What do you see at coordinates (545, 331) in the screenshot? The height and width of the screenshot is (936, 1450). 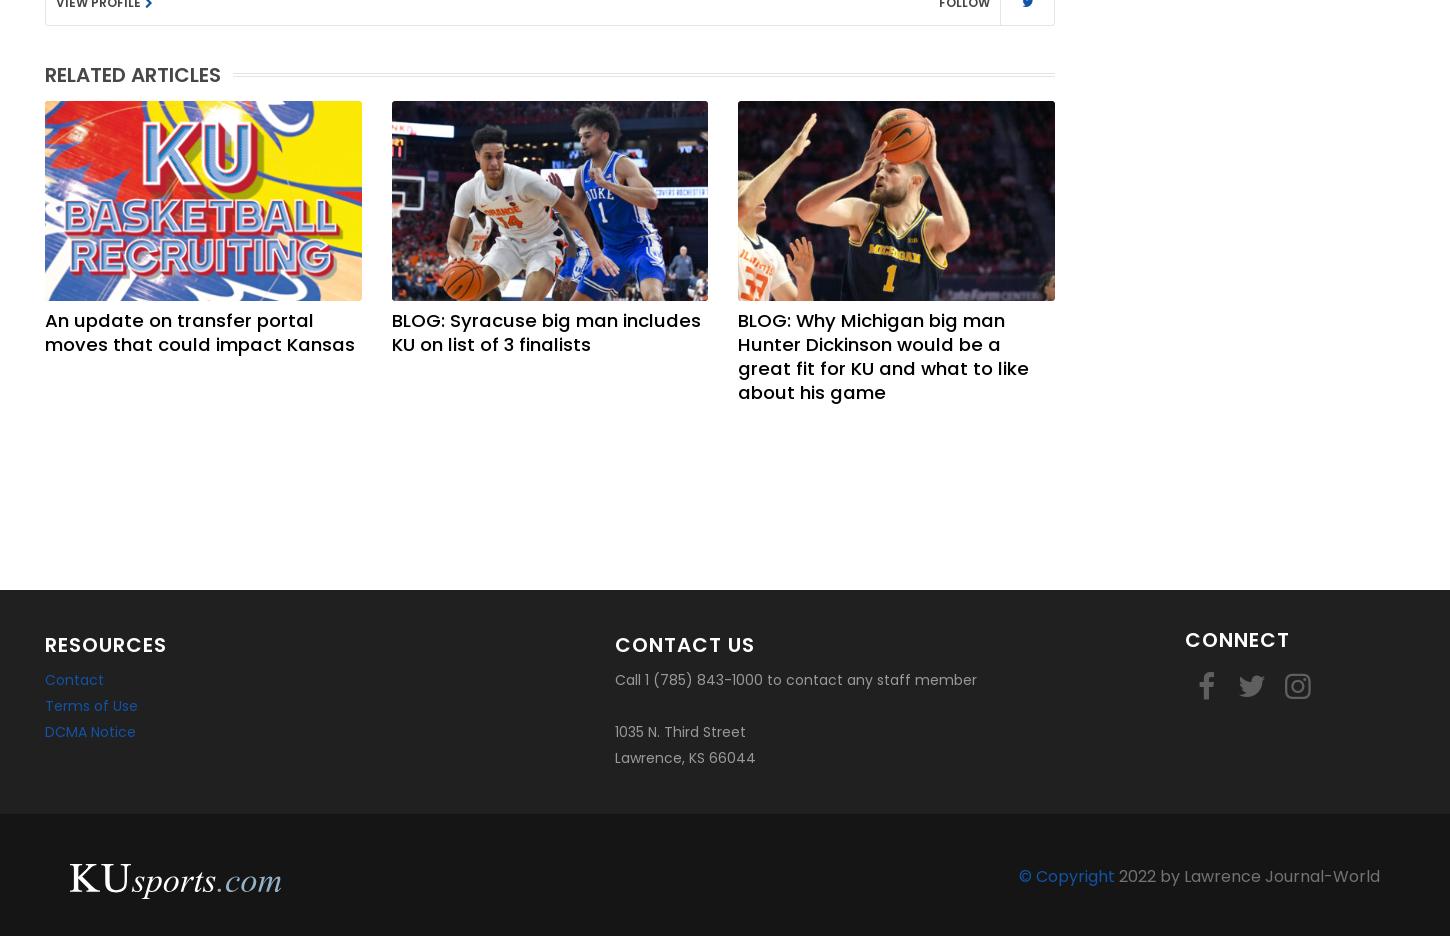 I see `'BLOG: Syracuse big man includes KU on list of 3 finalists'` at bounding box center [545, 331].